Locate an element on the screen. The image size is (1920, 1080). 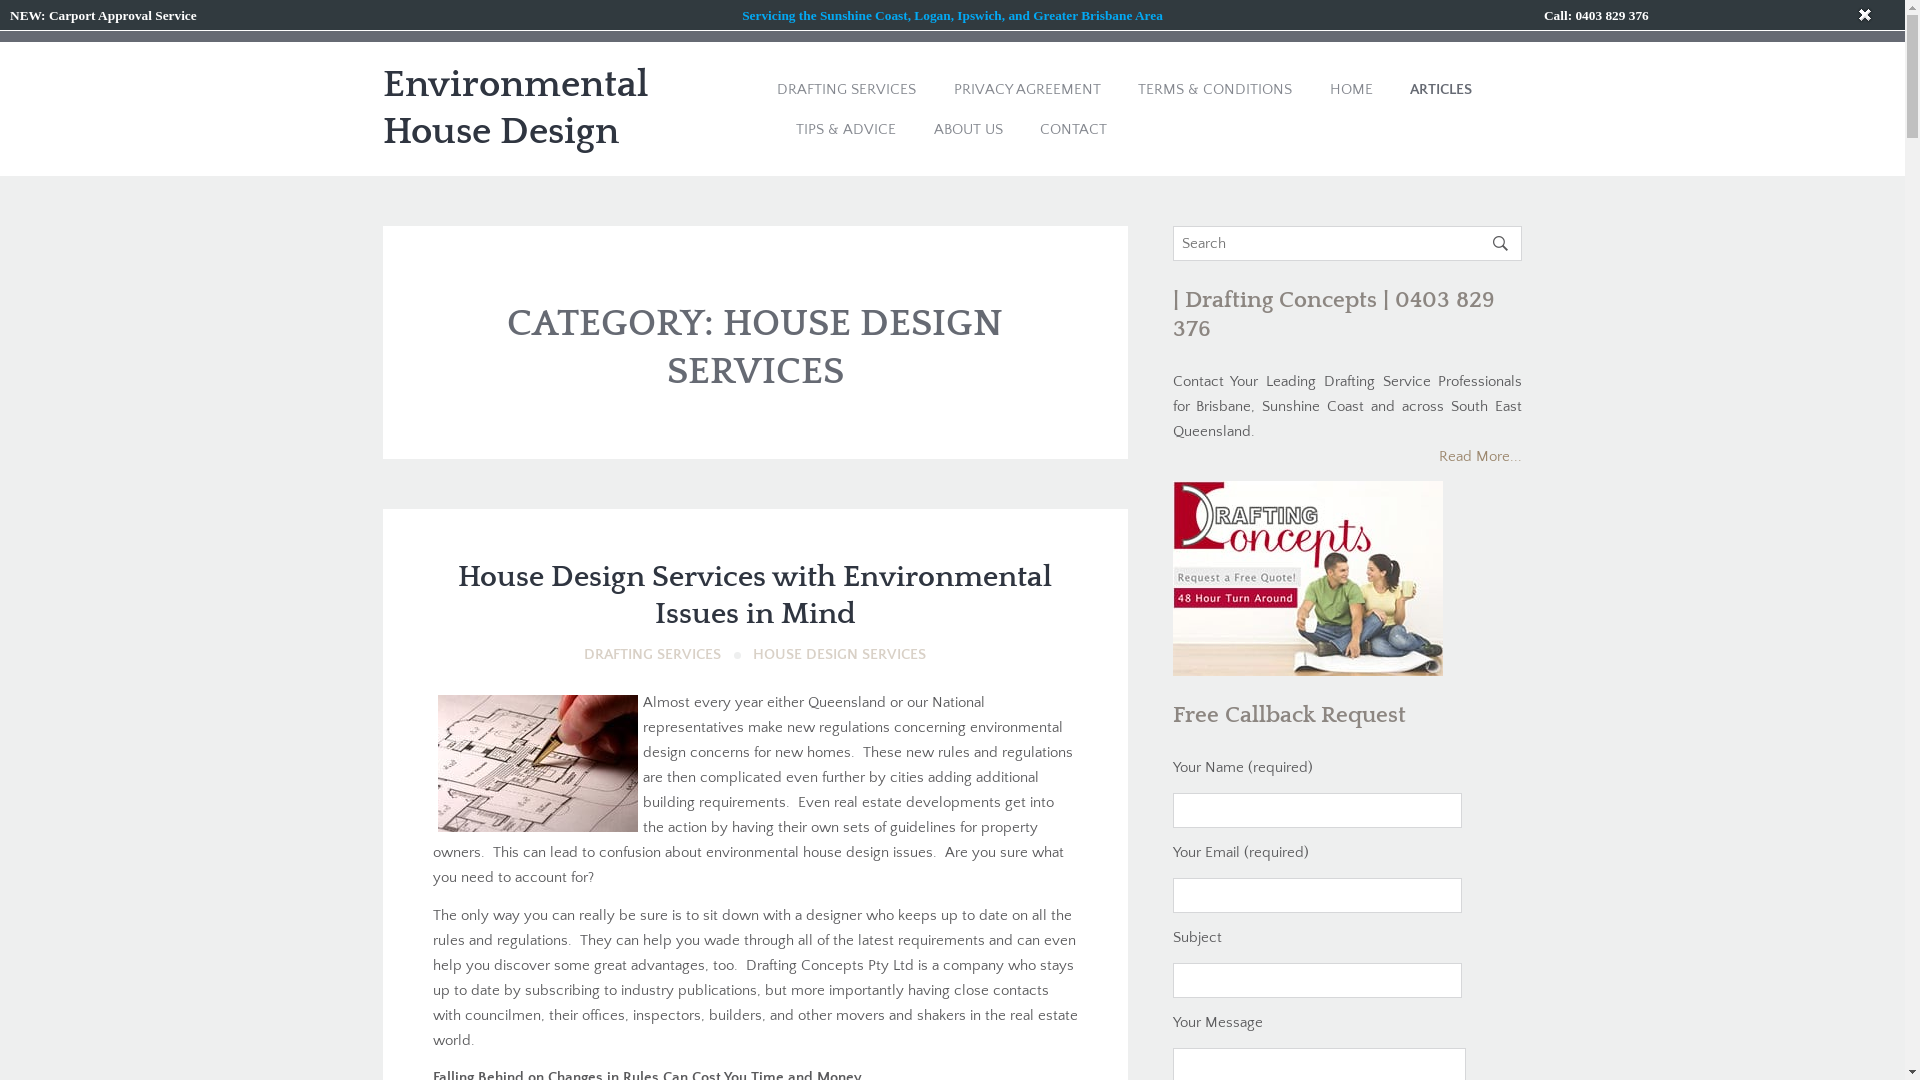
'ARTICLES' is located at coordinates (1440, 87).